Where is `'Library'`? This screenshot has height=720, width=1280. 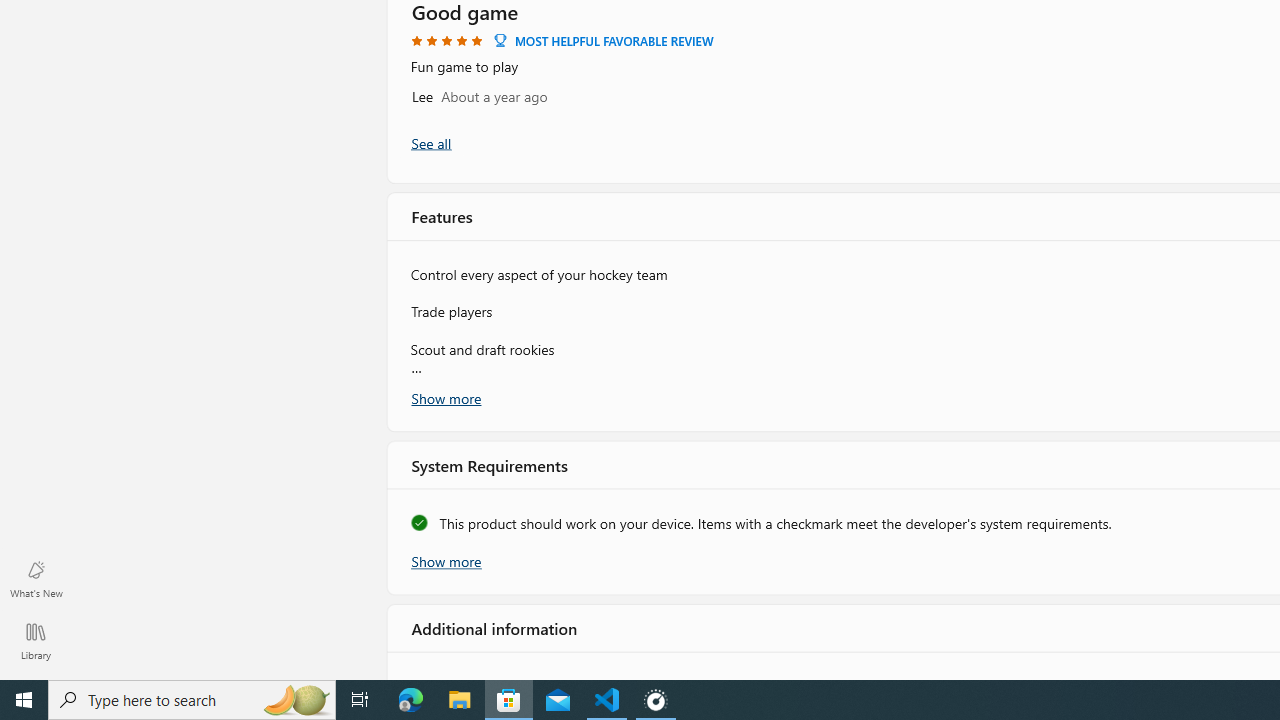
'Library' is located at coordinates (35, 640).